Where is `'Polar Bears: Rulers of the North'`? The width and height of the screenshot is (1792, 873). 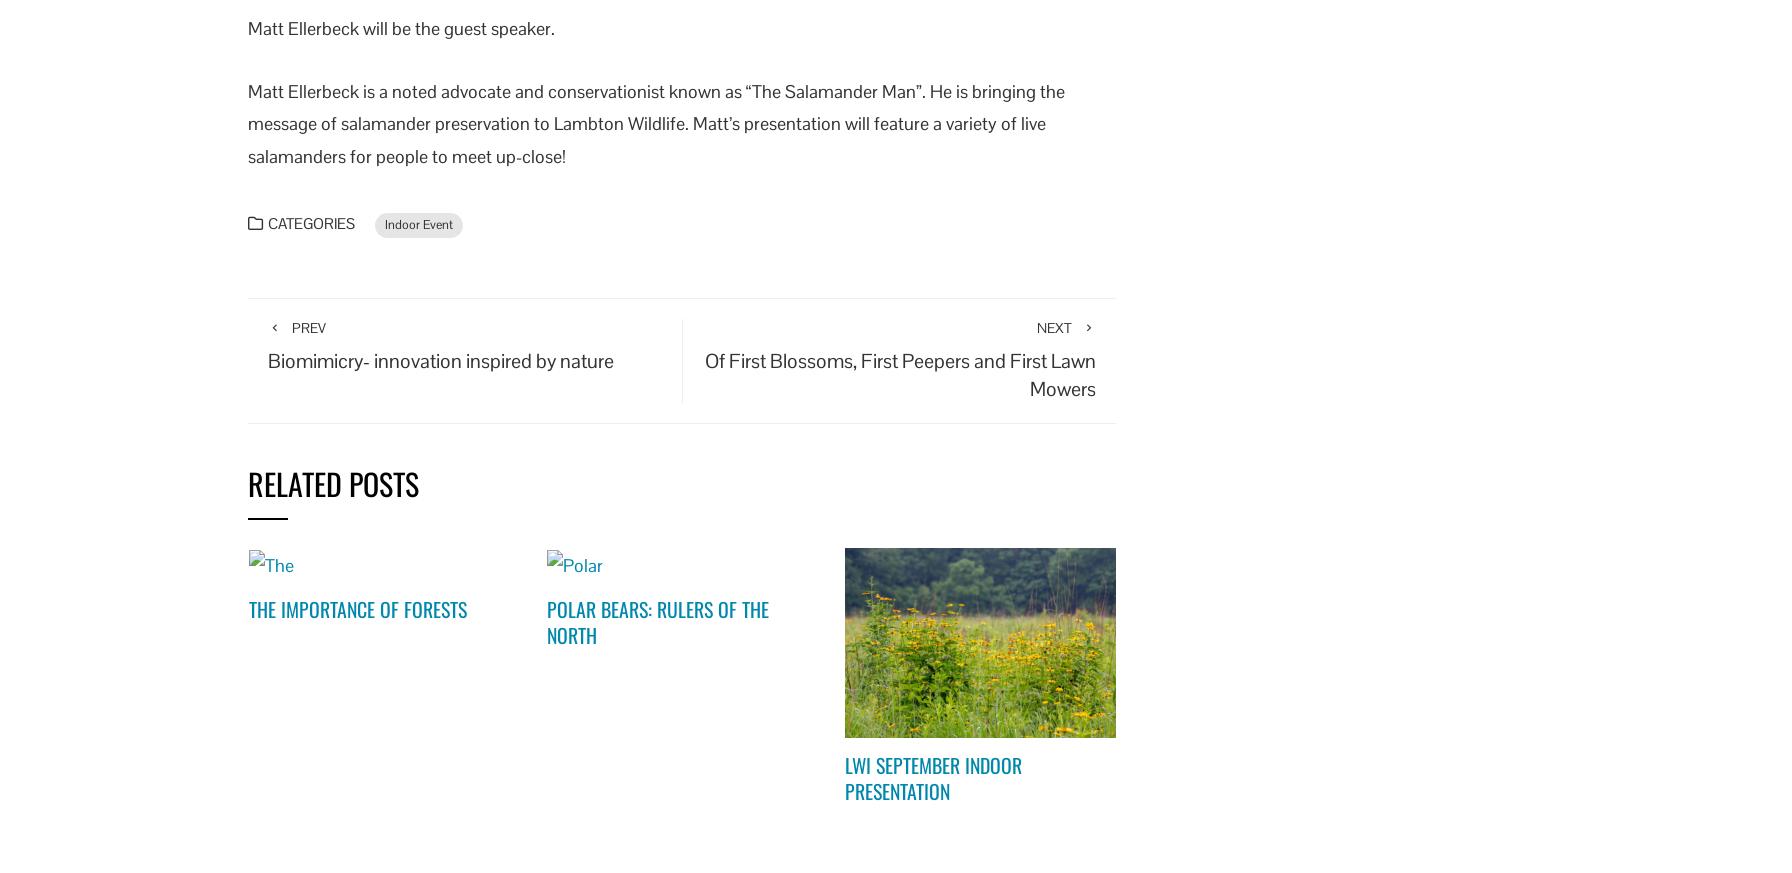
'Polar Bears: Rulers of the North' is located at coordinates (656, 621).